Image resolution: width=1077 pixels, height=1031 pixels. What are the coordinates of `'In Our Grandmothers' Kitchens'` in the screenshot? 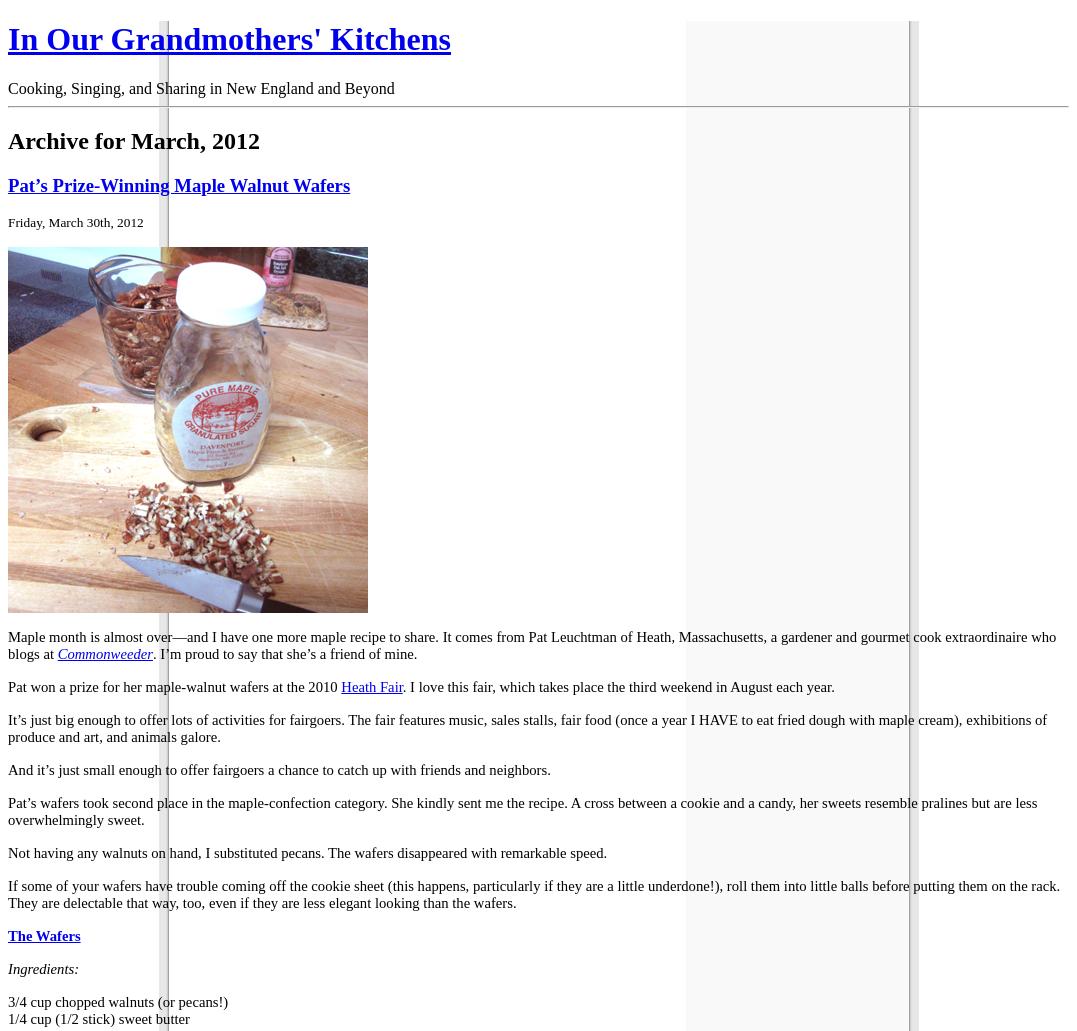 It's located at (6, 38).